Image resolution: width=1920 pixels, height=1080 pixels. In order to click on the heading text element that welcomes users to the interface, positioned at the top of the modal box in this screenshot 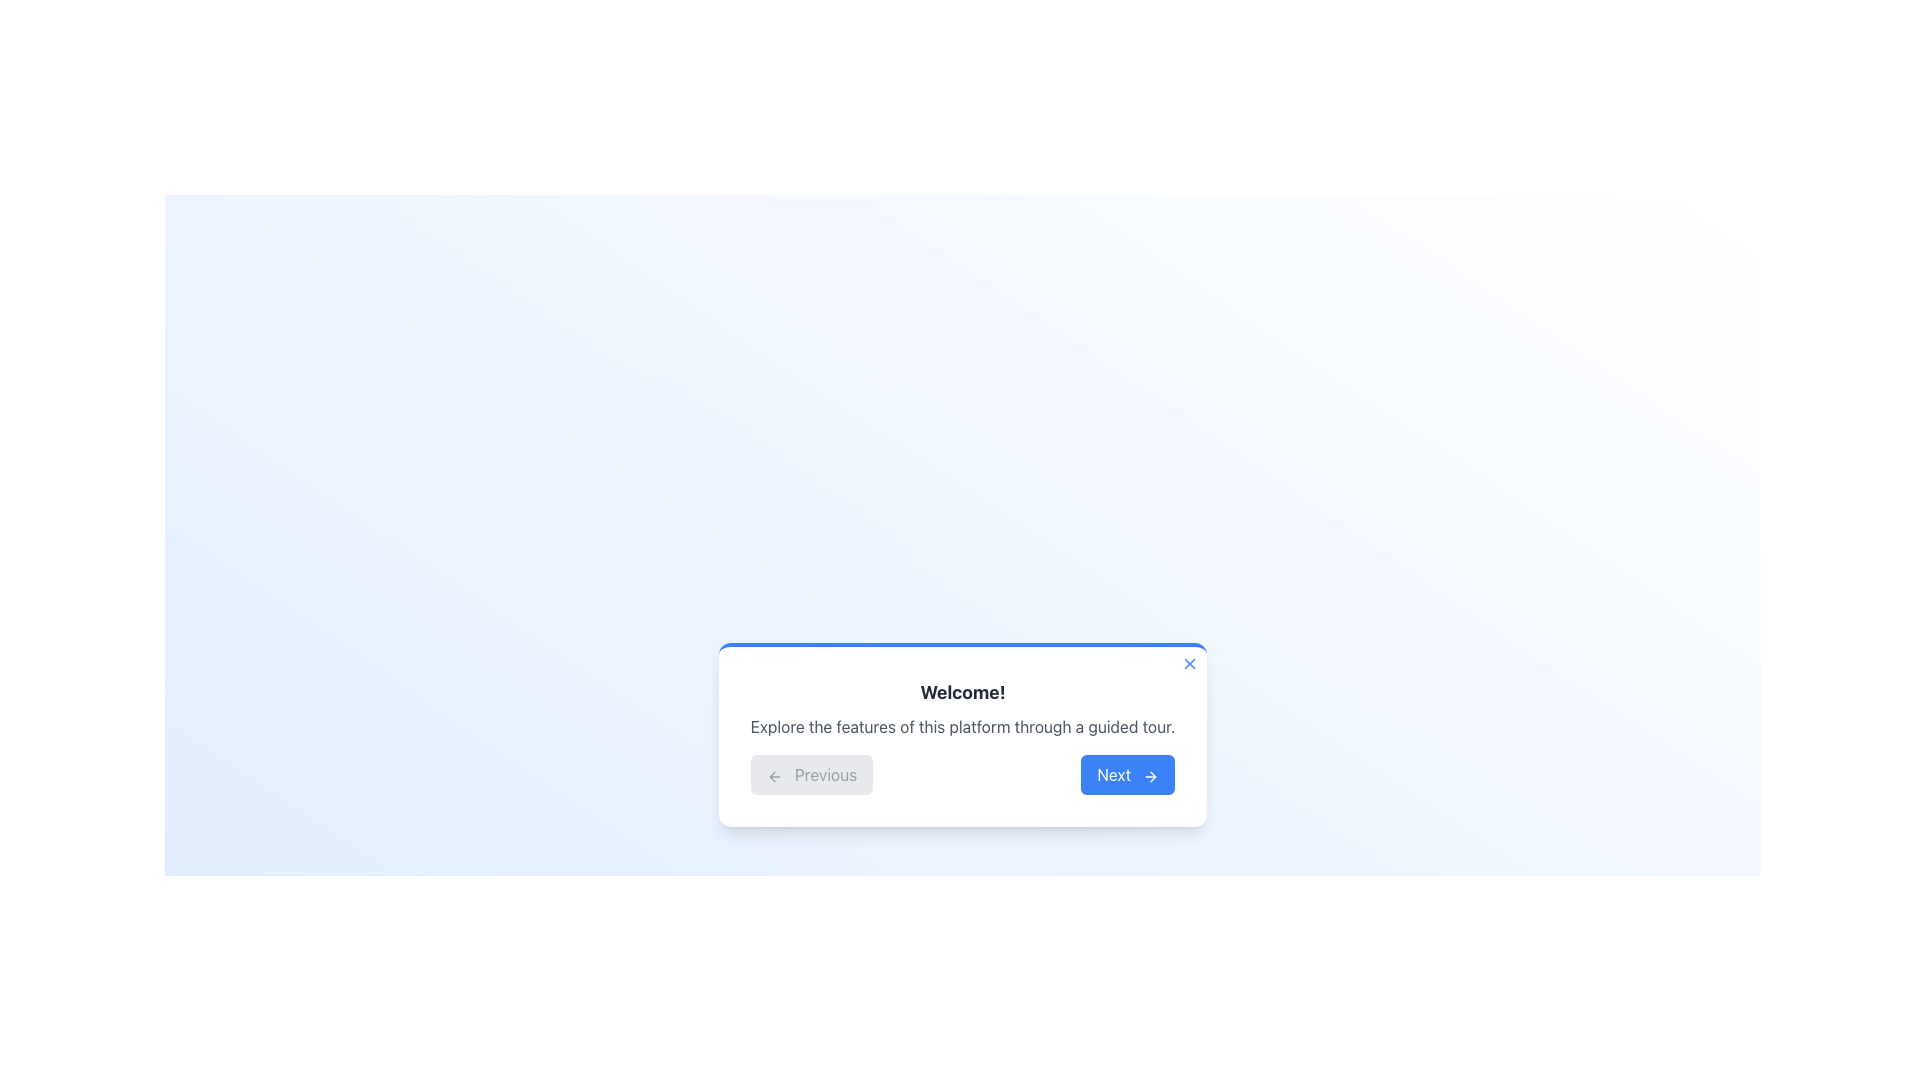, I will do `click(963, 692)`.